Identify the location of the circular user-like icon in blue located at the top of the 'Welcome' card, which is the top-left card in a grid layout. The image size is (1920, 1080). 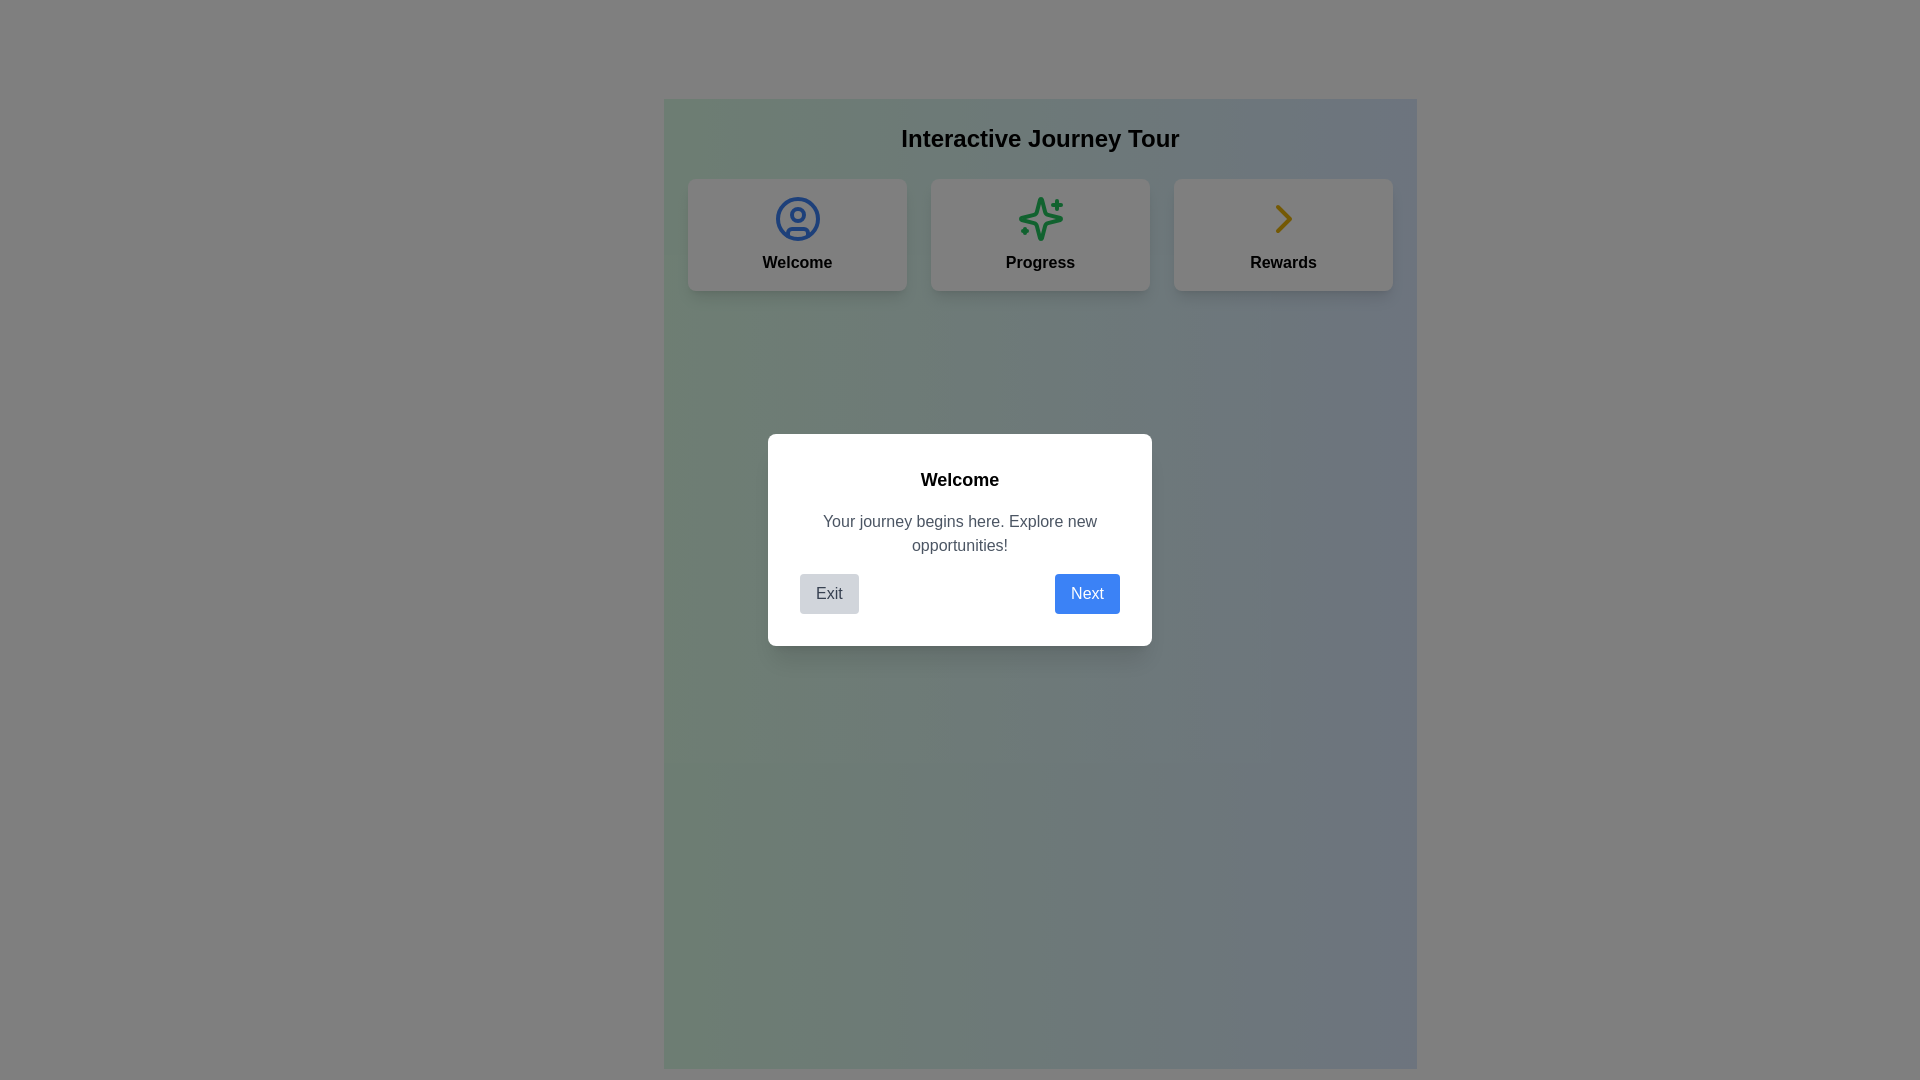
(796, 219).